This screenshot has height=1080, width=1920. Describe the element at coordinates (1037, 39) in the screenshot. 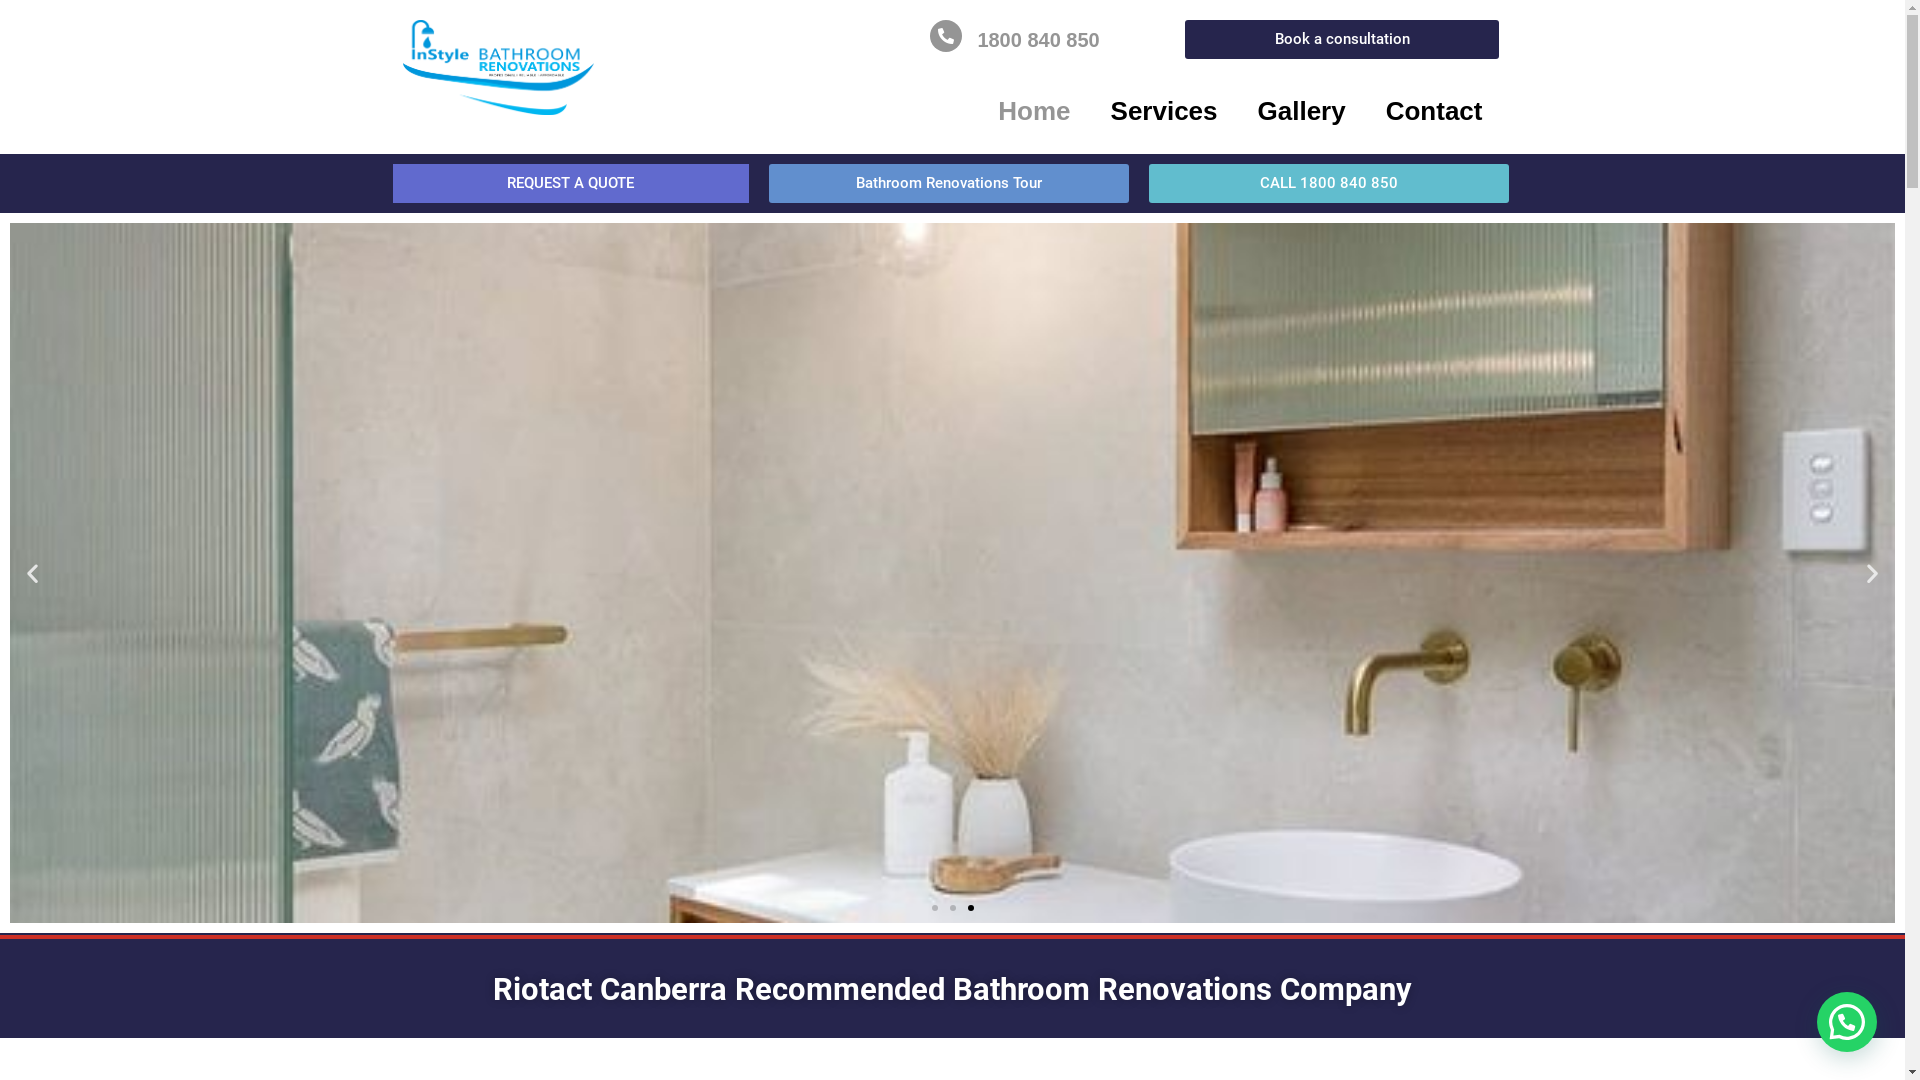

I see `'1800 840 850'` at that location.